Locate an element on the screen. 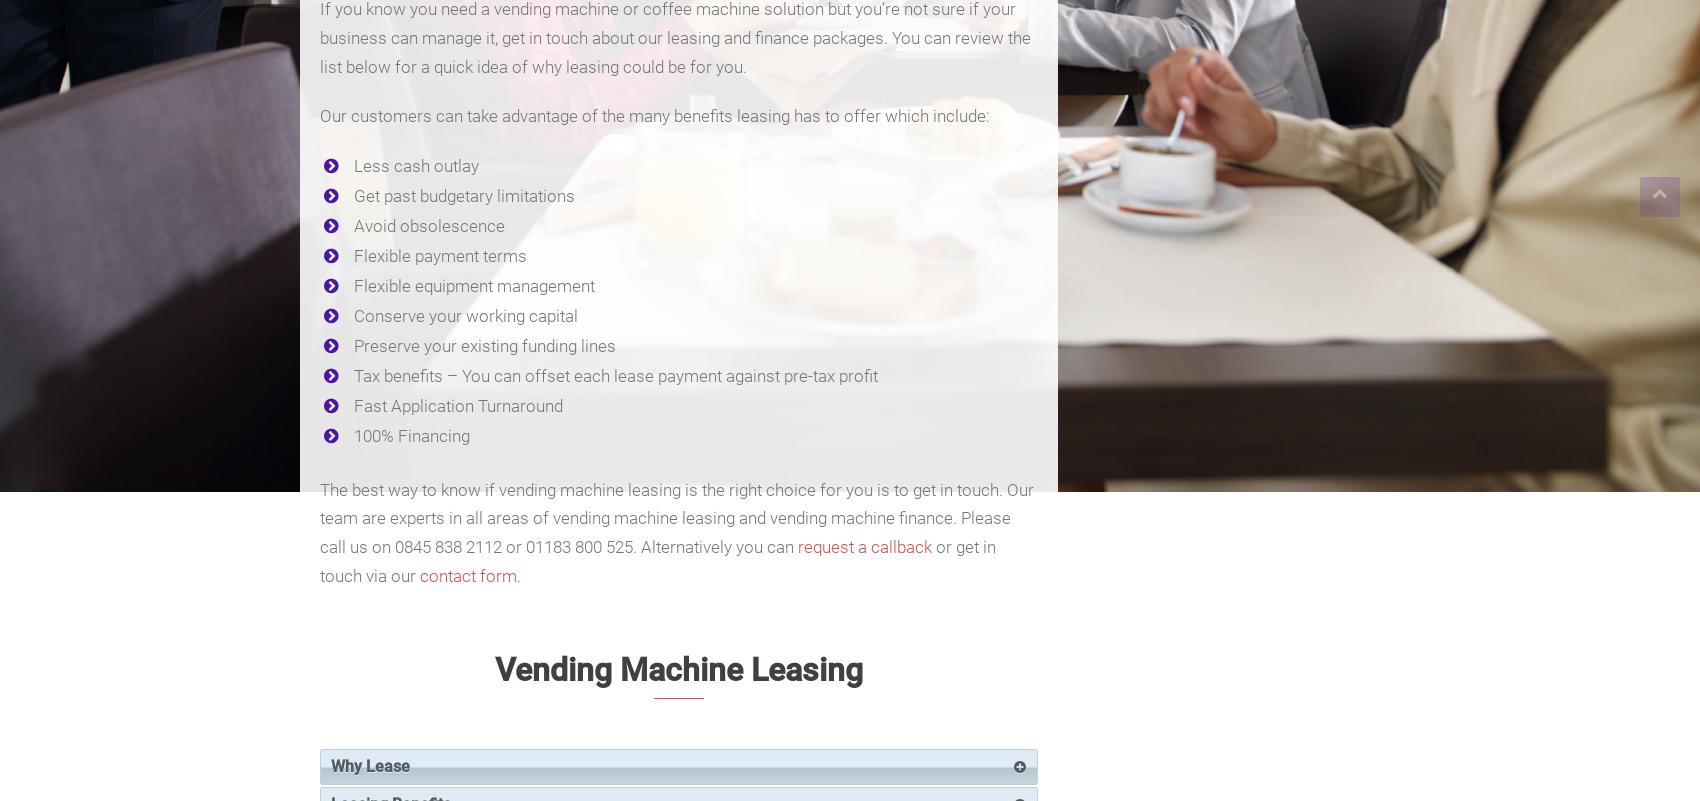  'Less cash outlay' is located at coordinates (352, 165).